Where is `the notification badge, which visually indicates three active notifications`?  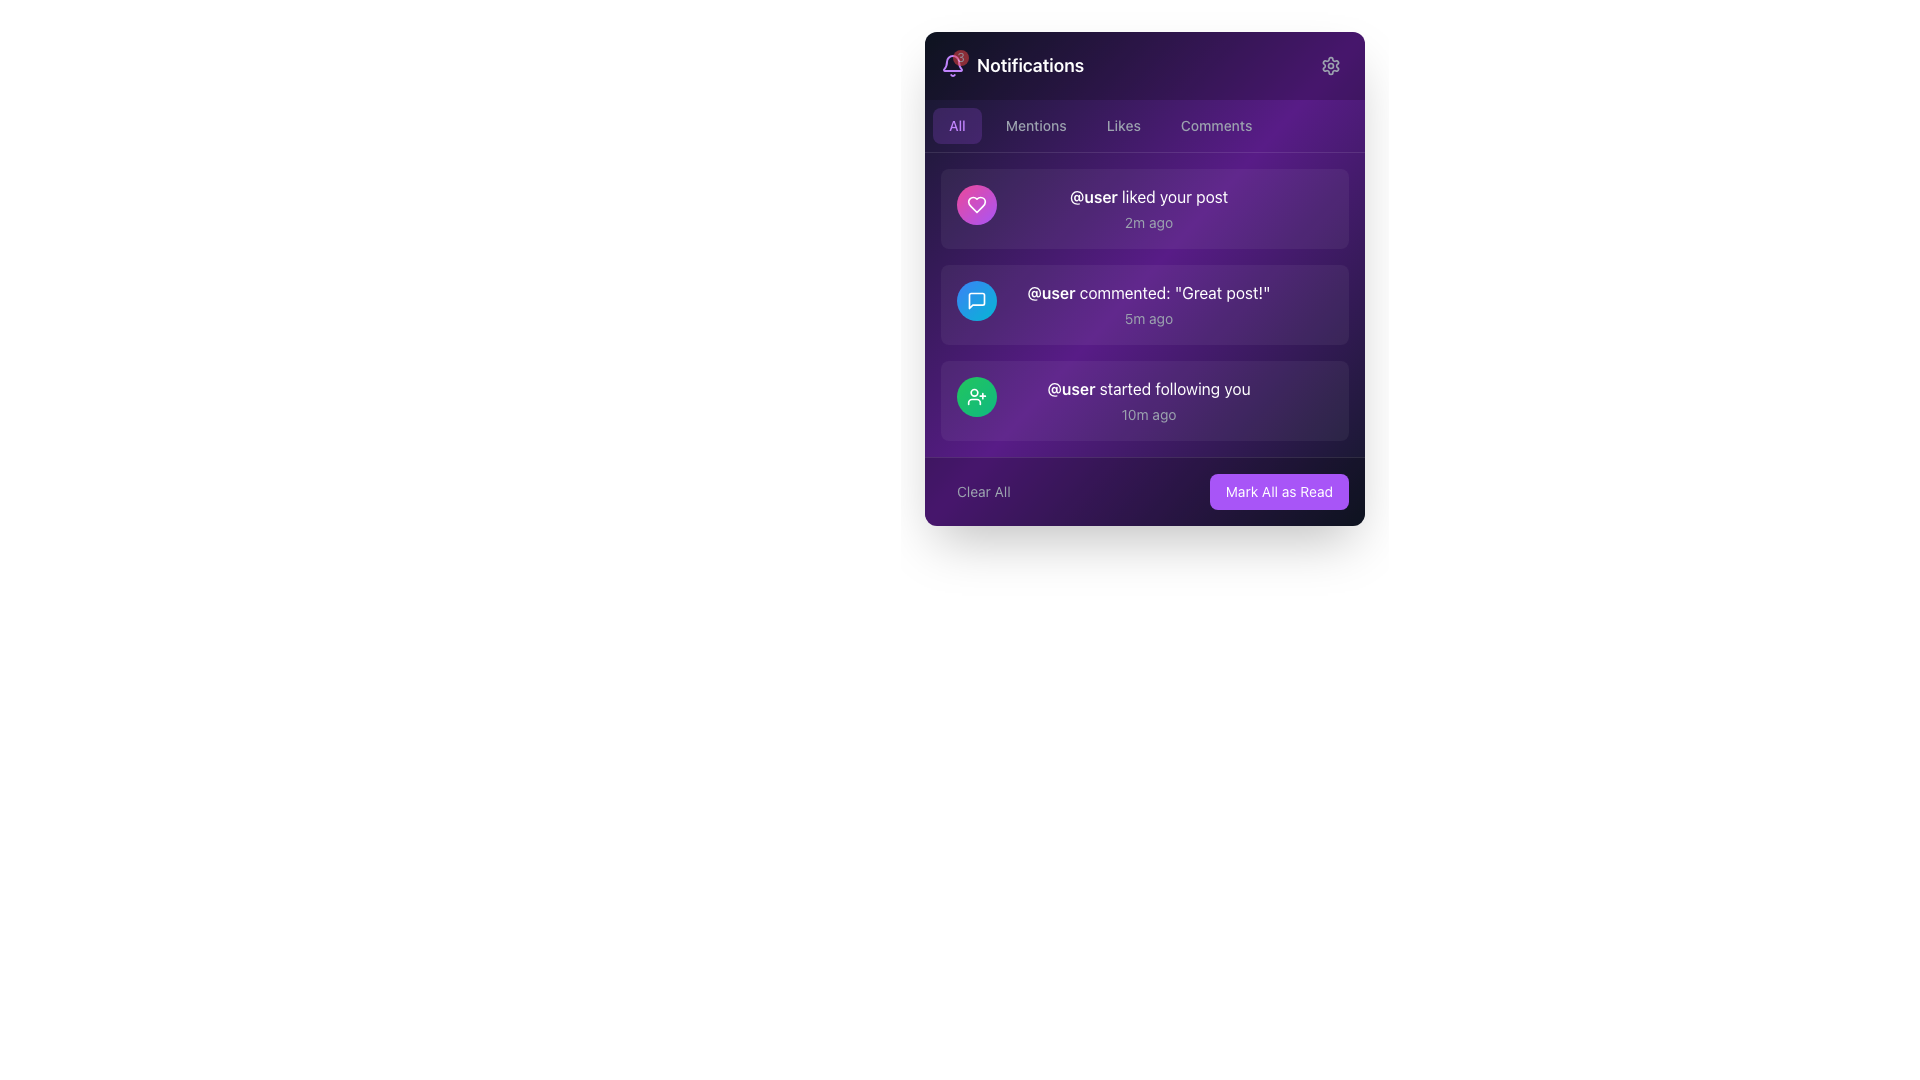
the notification badge, which visually indicates three active notifications is located at coordinates (960, 56).